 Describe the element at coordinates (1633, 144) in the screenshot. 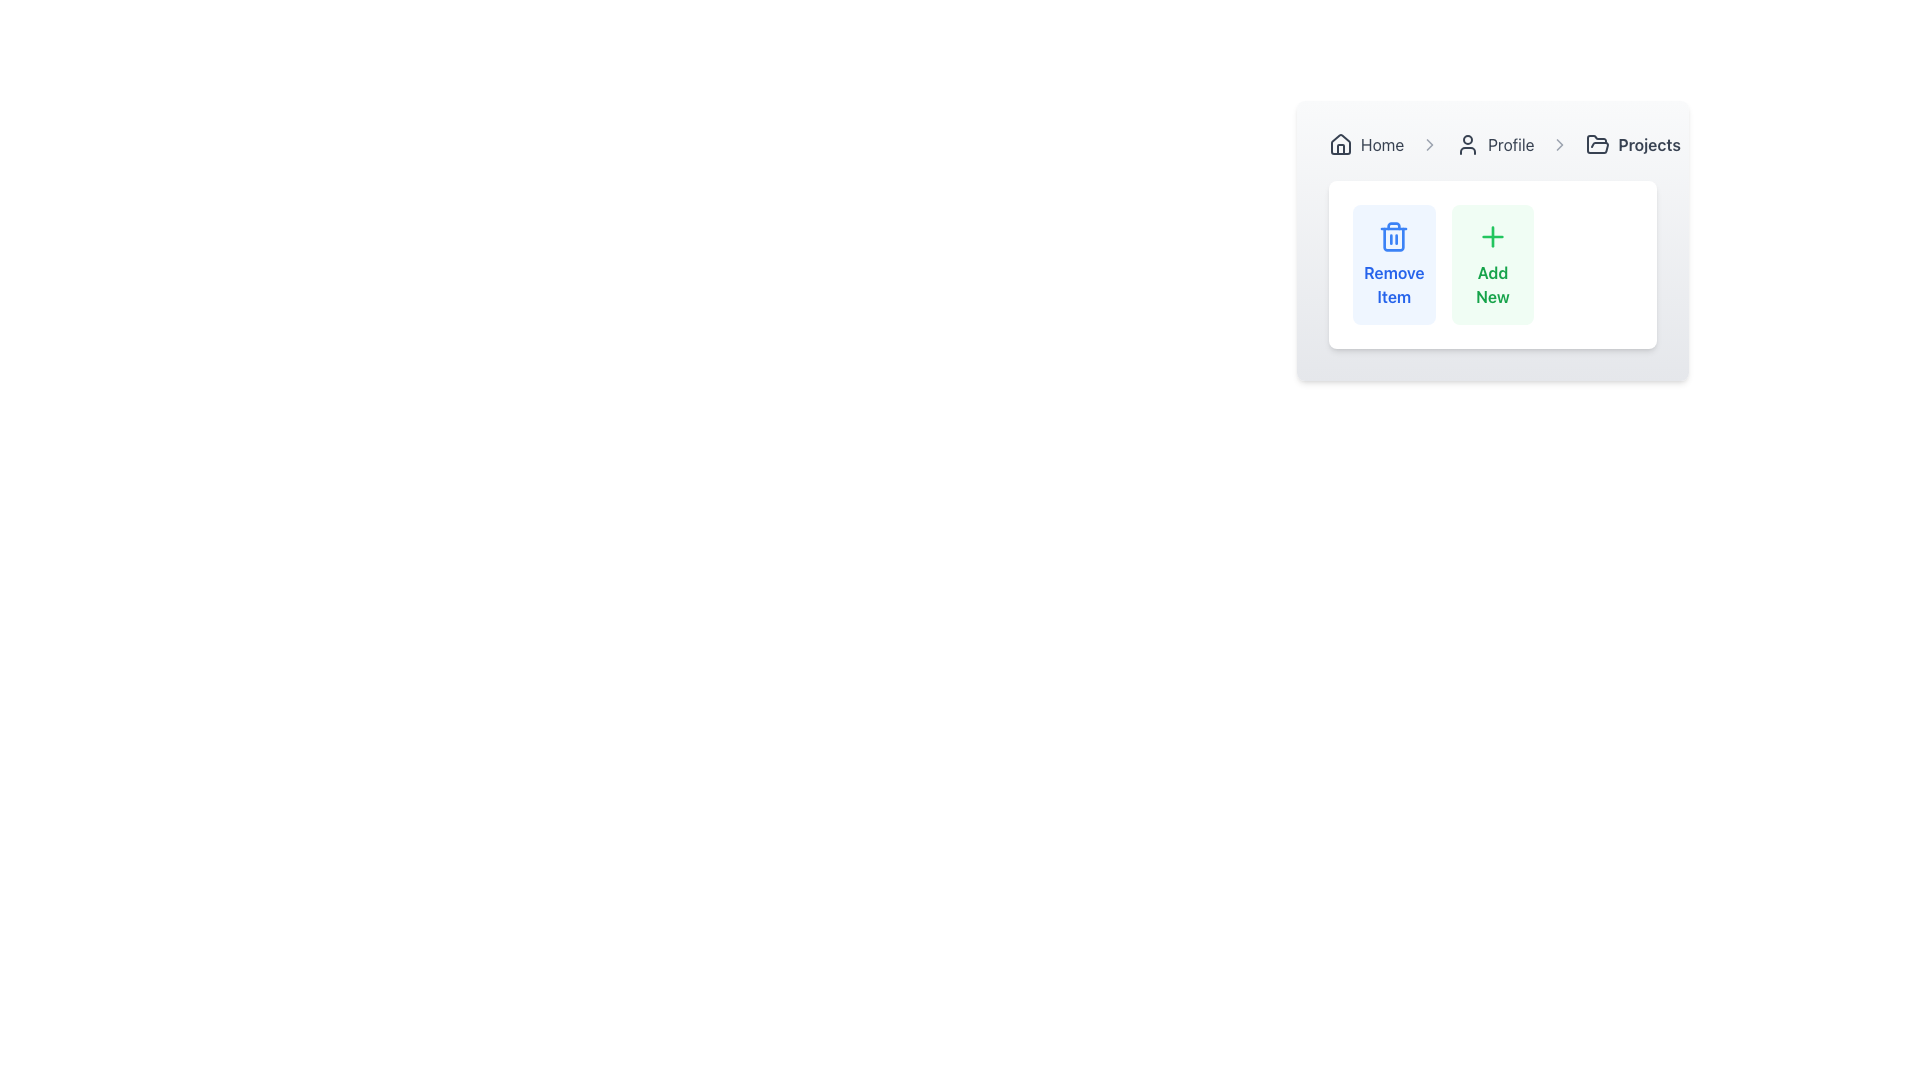

I see `the 'Projects' breadcrumb navigation link, which is the last element` at that location.